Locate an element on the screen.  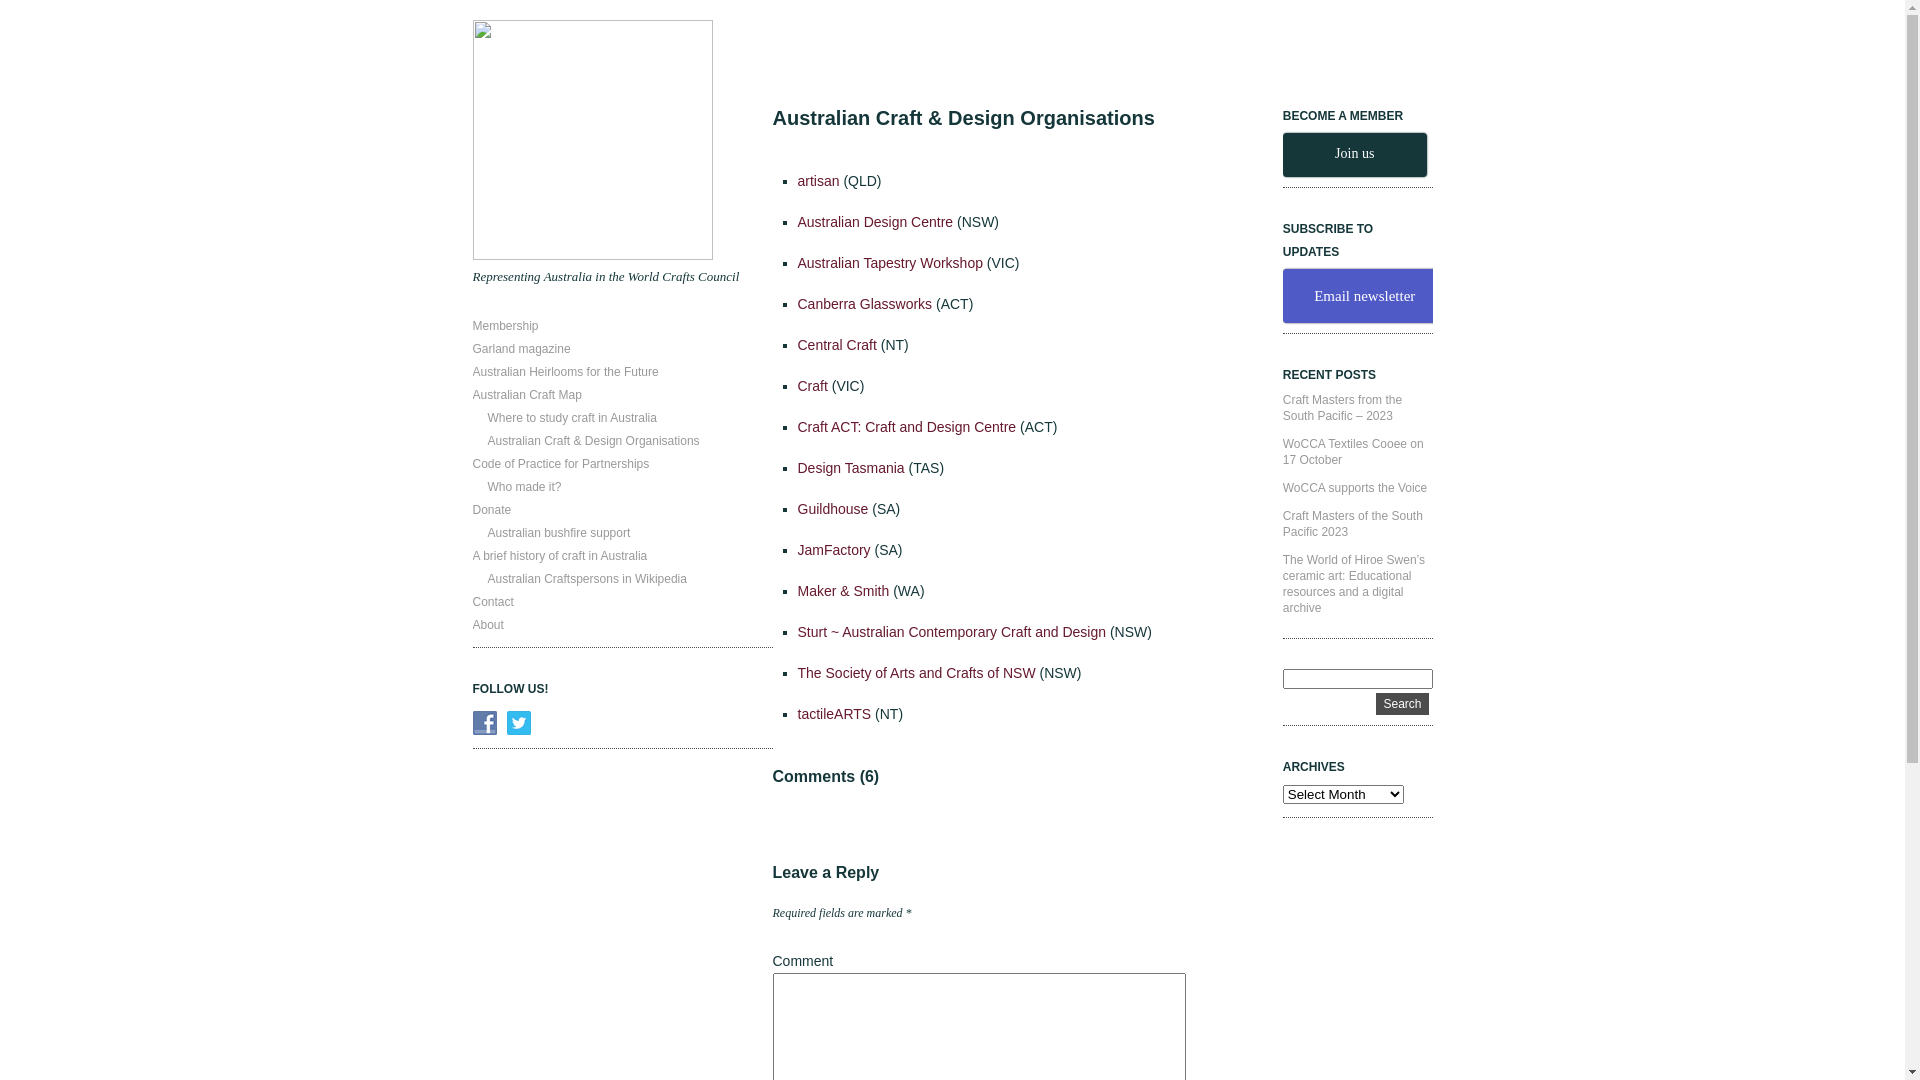
'Where to study craft in Australia' is located at coordinates (571, 416).